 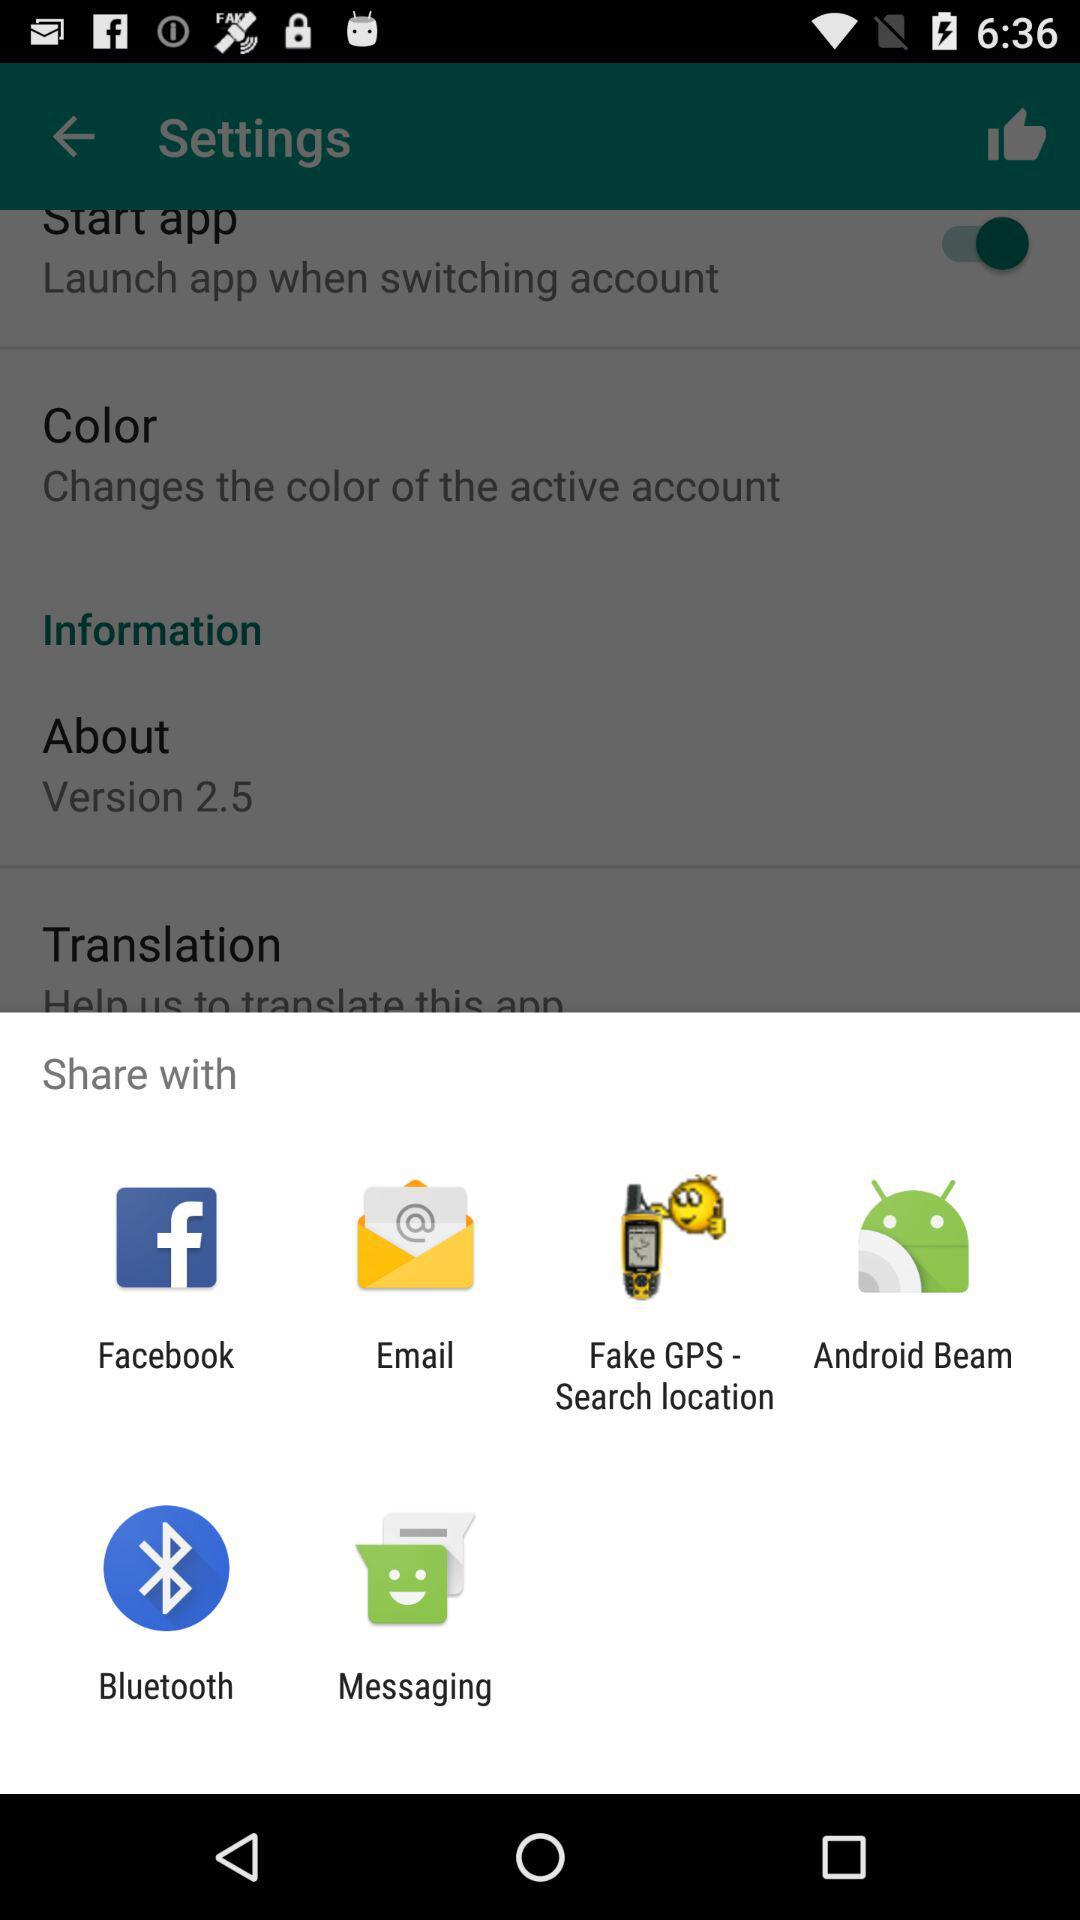 I want to click on the android beam icon, so click(x=913, y=1374).